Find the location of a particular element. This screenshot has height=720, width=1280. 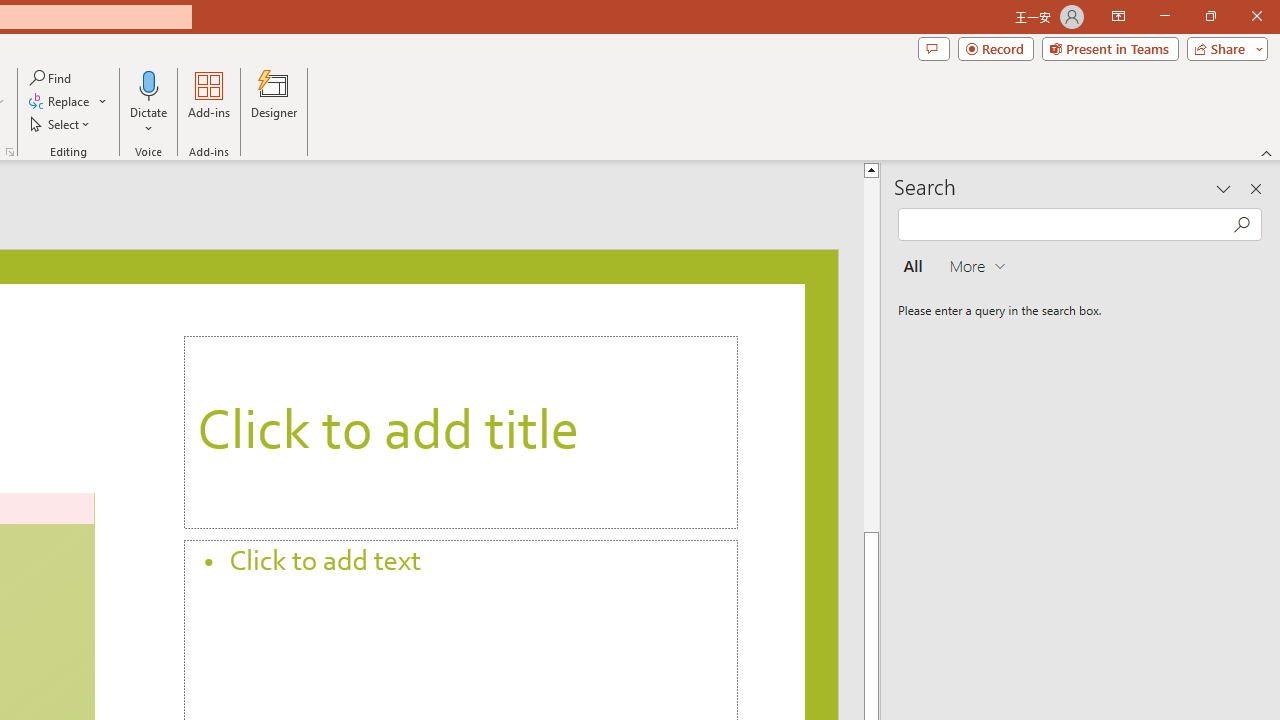

'Format Object...' is located at coordinates (10, 150).